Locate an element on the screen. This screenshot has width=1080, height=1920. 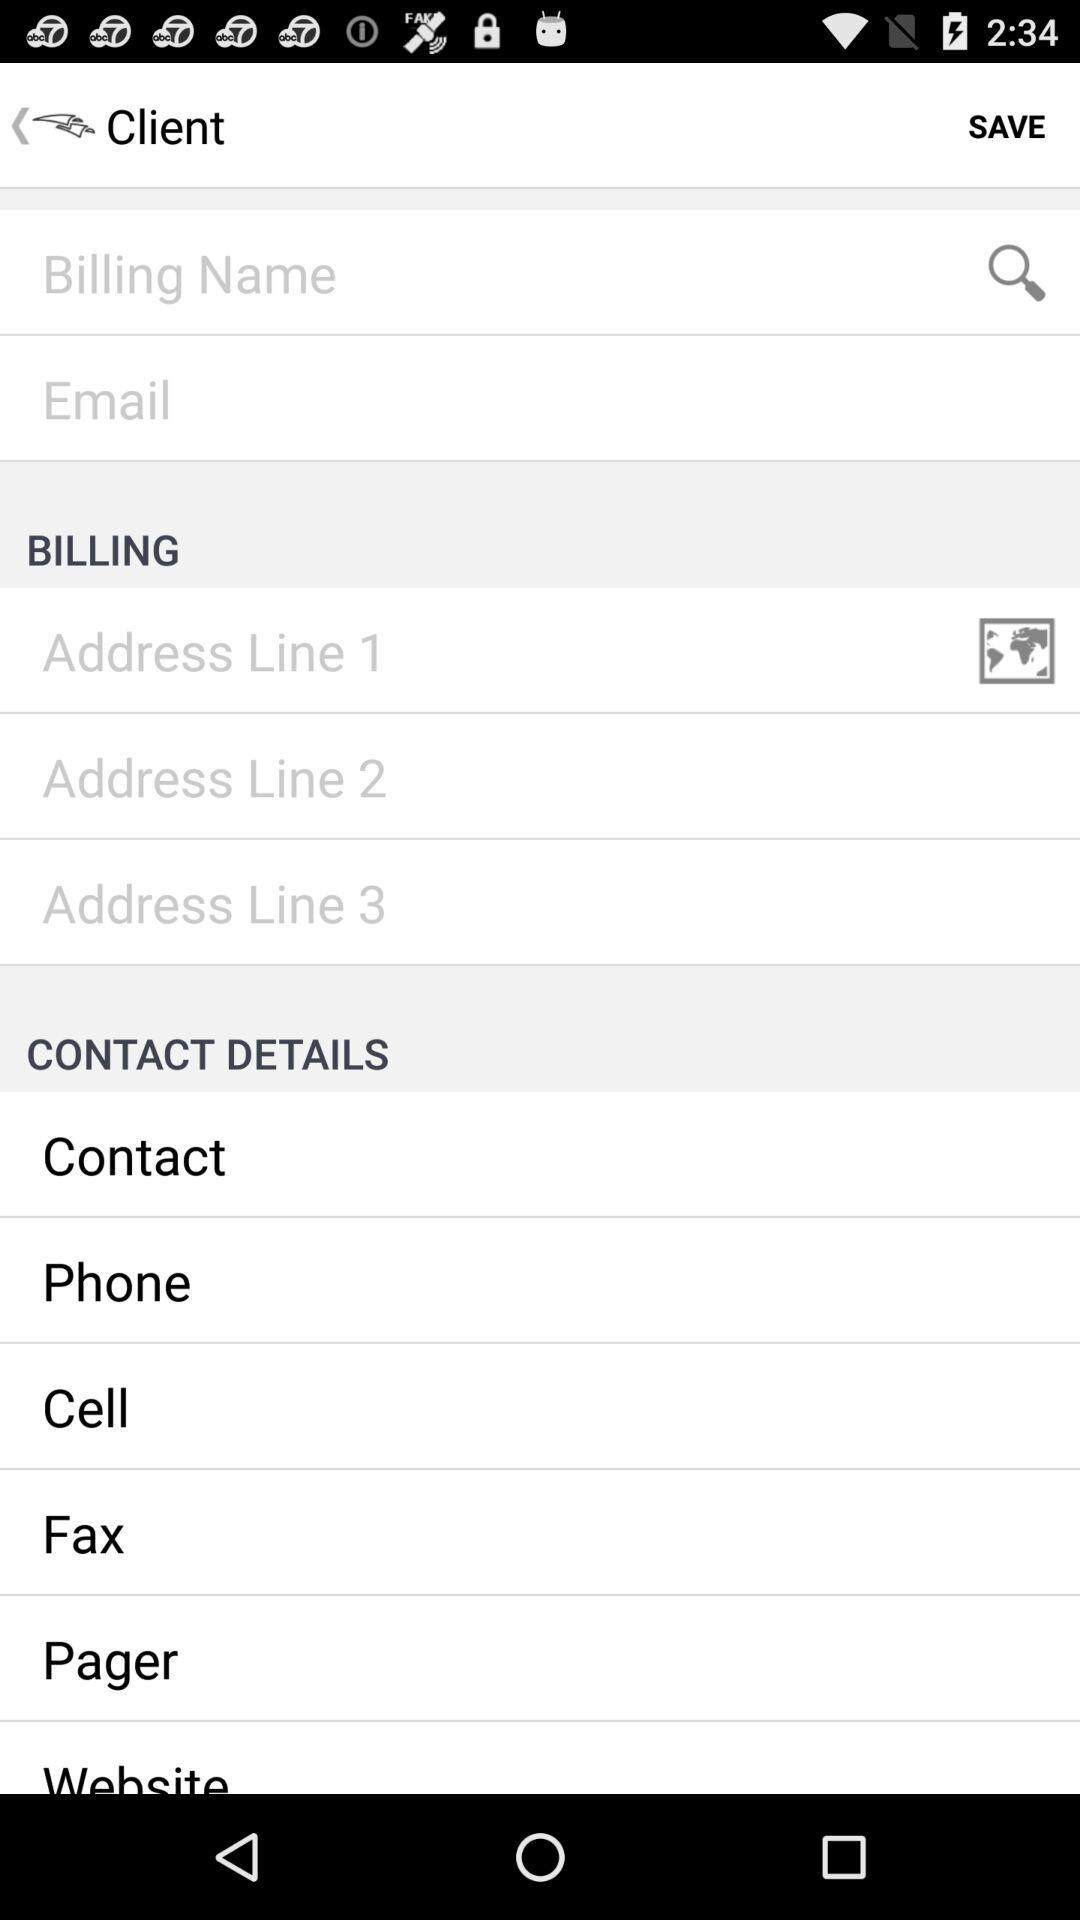
the search icon is located at coordinates (1017, 291).